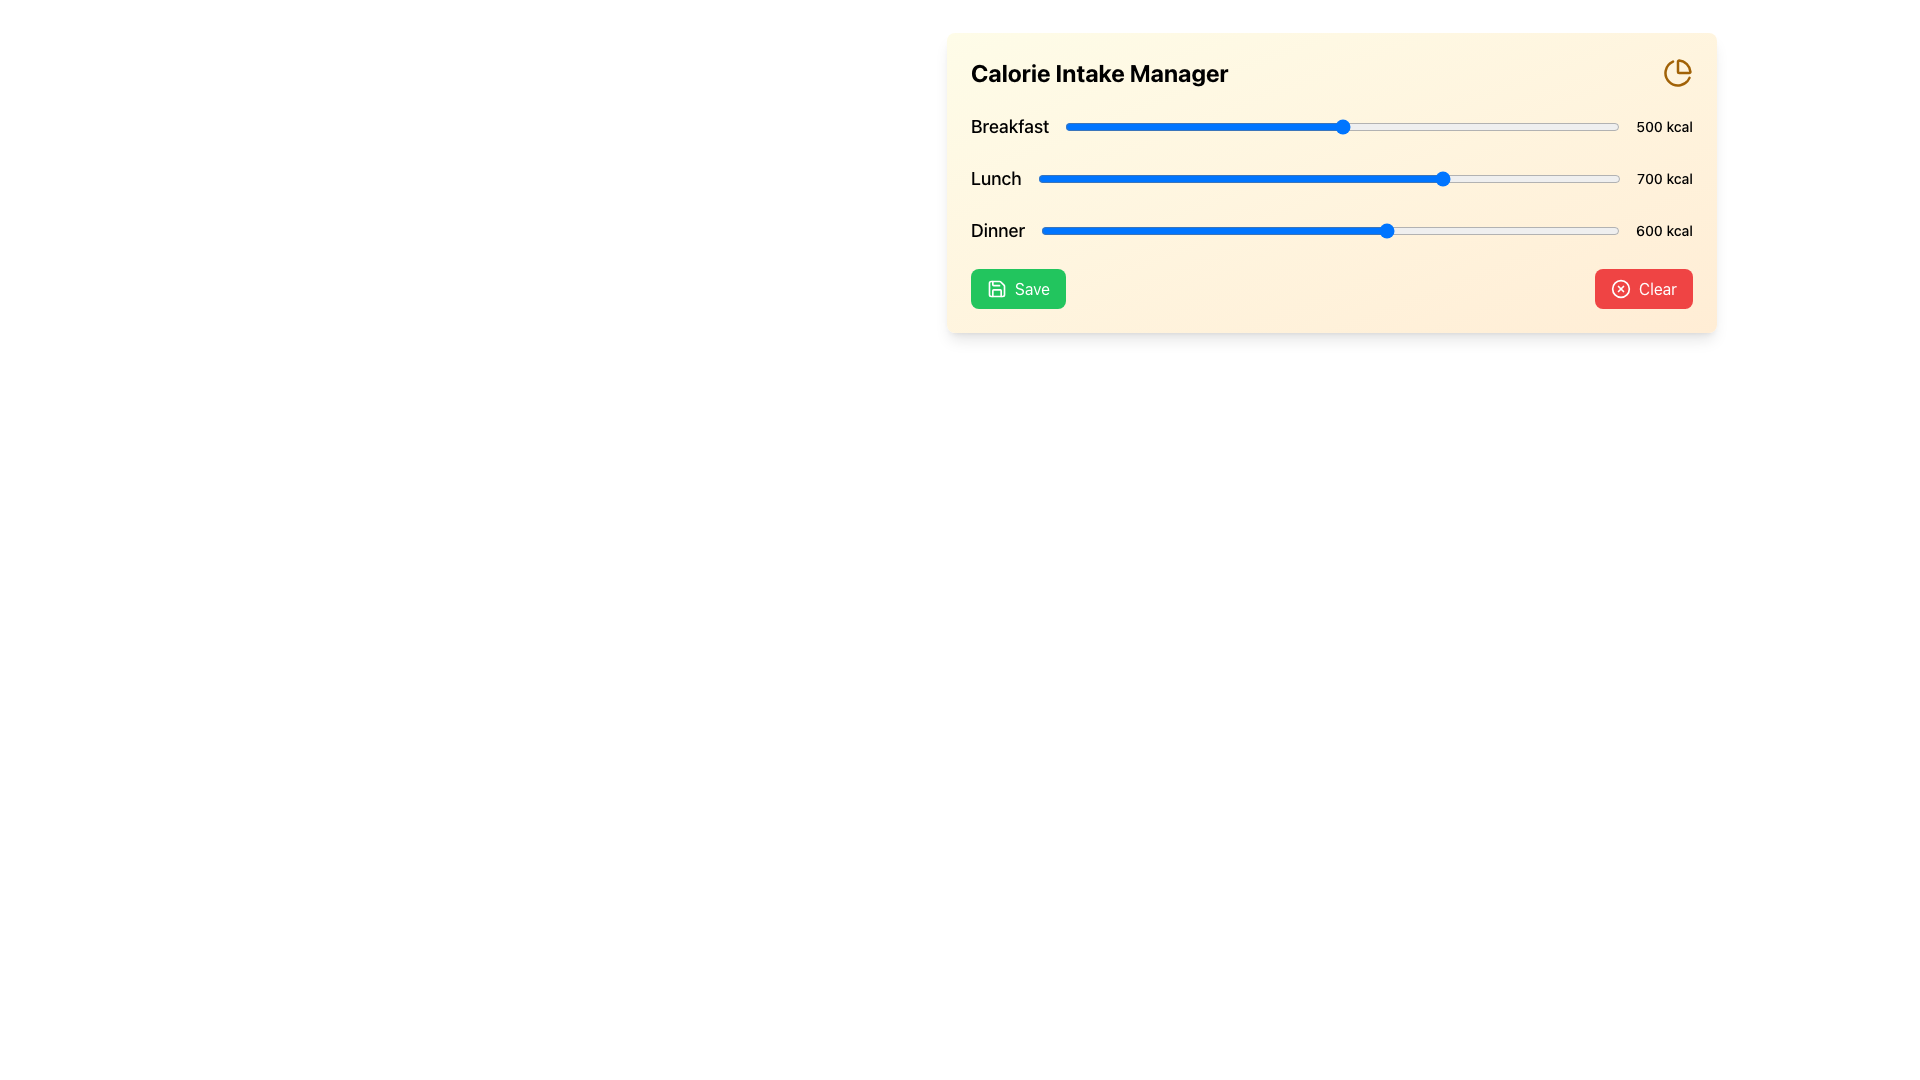 The width and height of the screenshot is (1920, 1080). I want to click on the dinner calorie intake slider, so click(1217, 230).